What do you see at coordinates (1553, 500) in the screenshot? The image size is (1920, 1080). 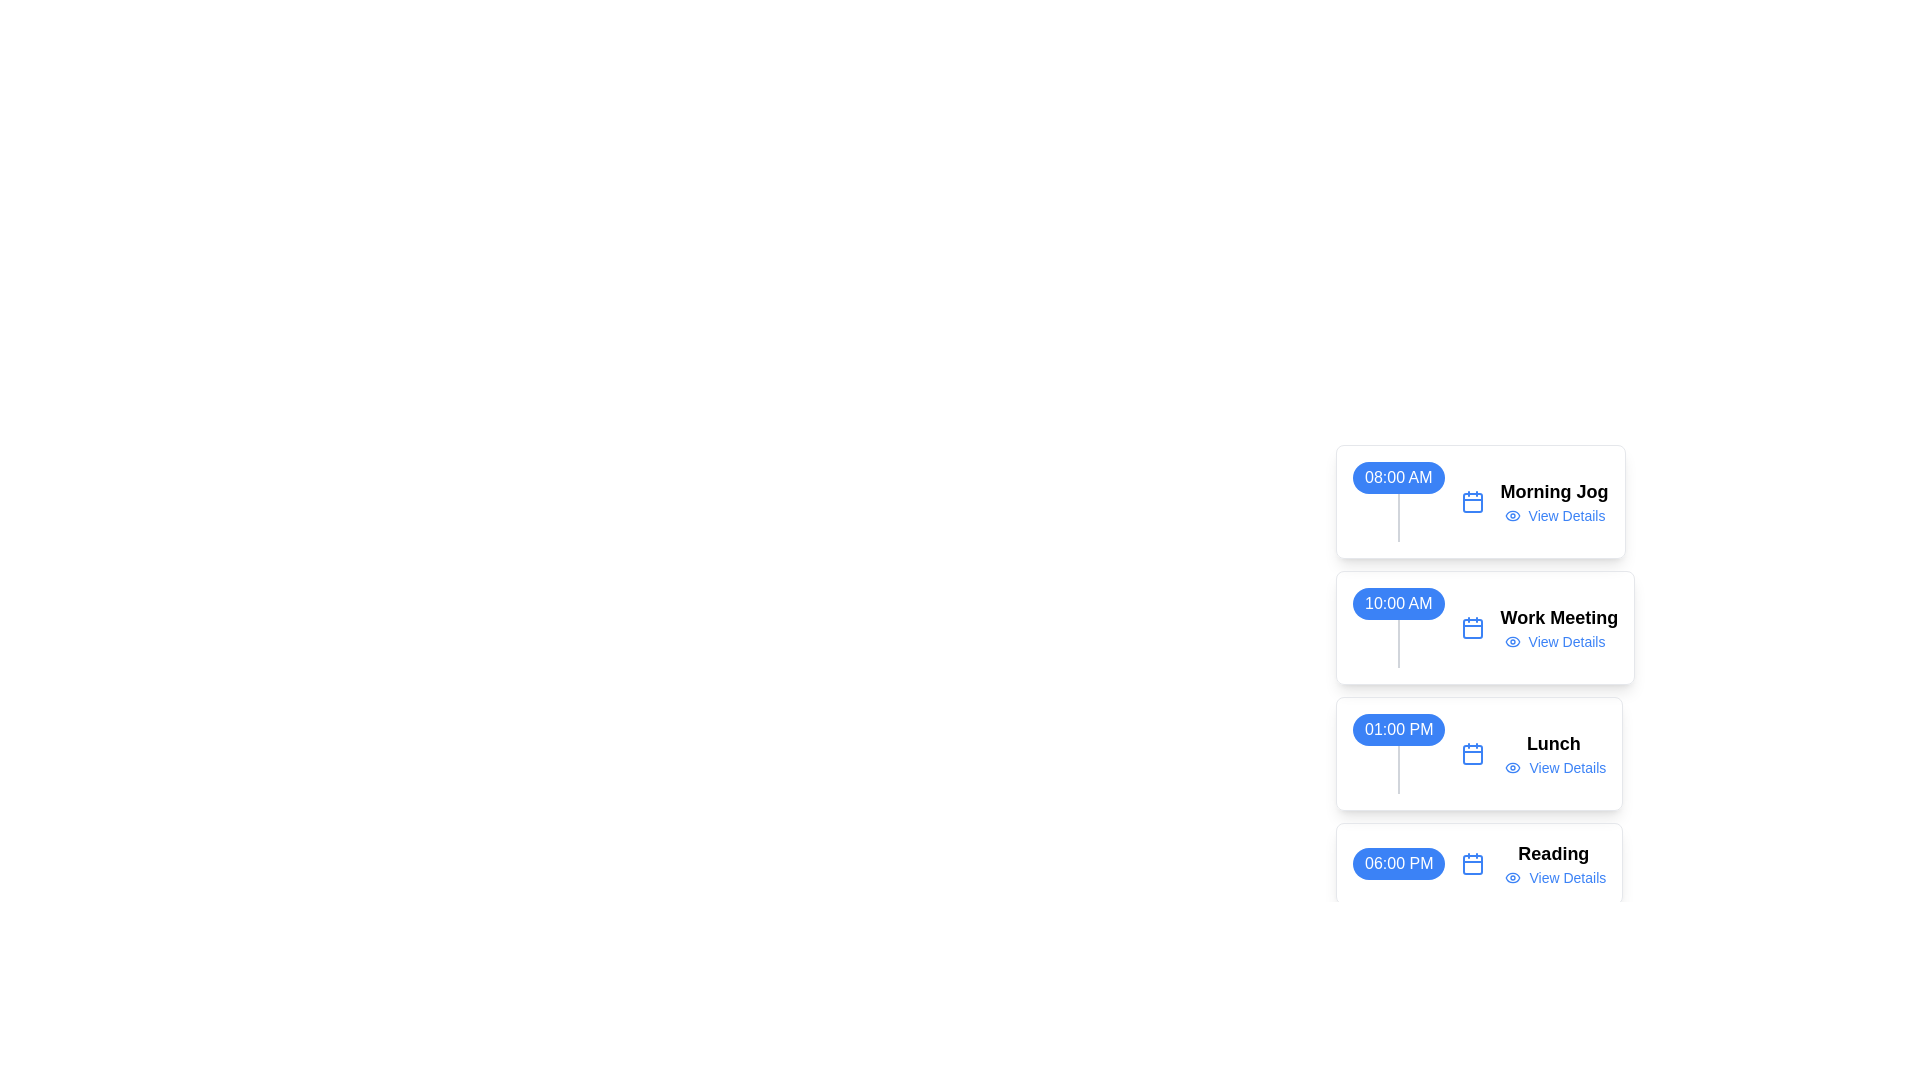 I see `'Morning Jog' text located within the '08:00 AM' event block, positioned to the right of a calendar icon` at bounding box center [1553, 500].